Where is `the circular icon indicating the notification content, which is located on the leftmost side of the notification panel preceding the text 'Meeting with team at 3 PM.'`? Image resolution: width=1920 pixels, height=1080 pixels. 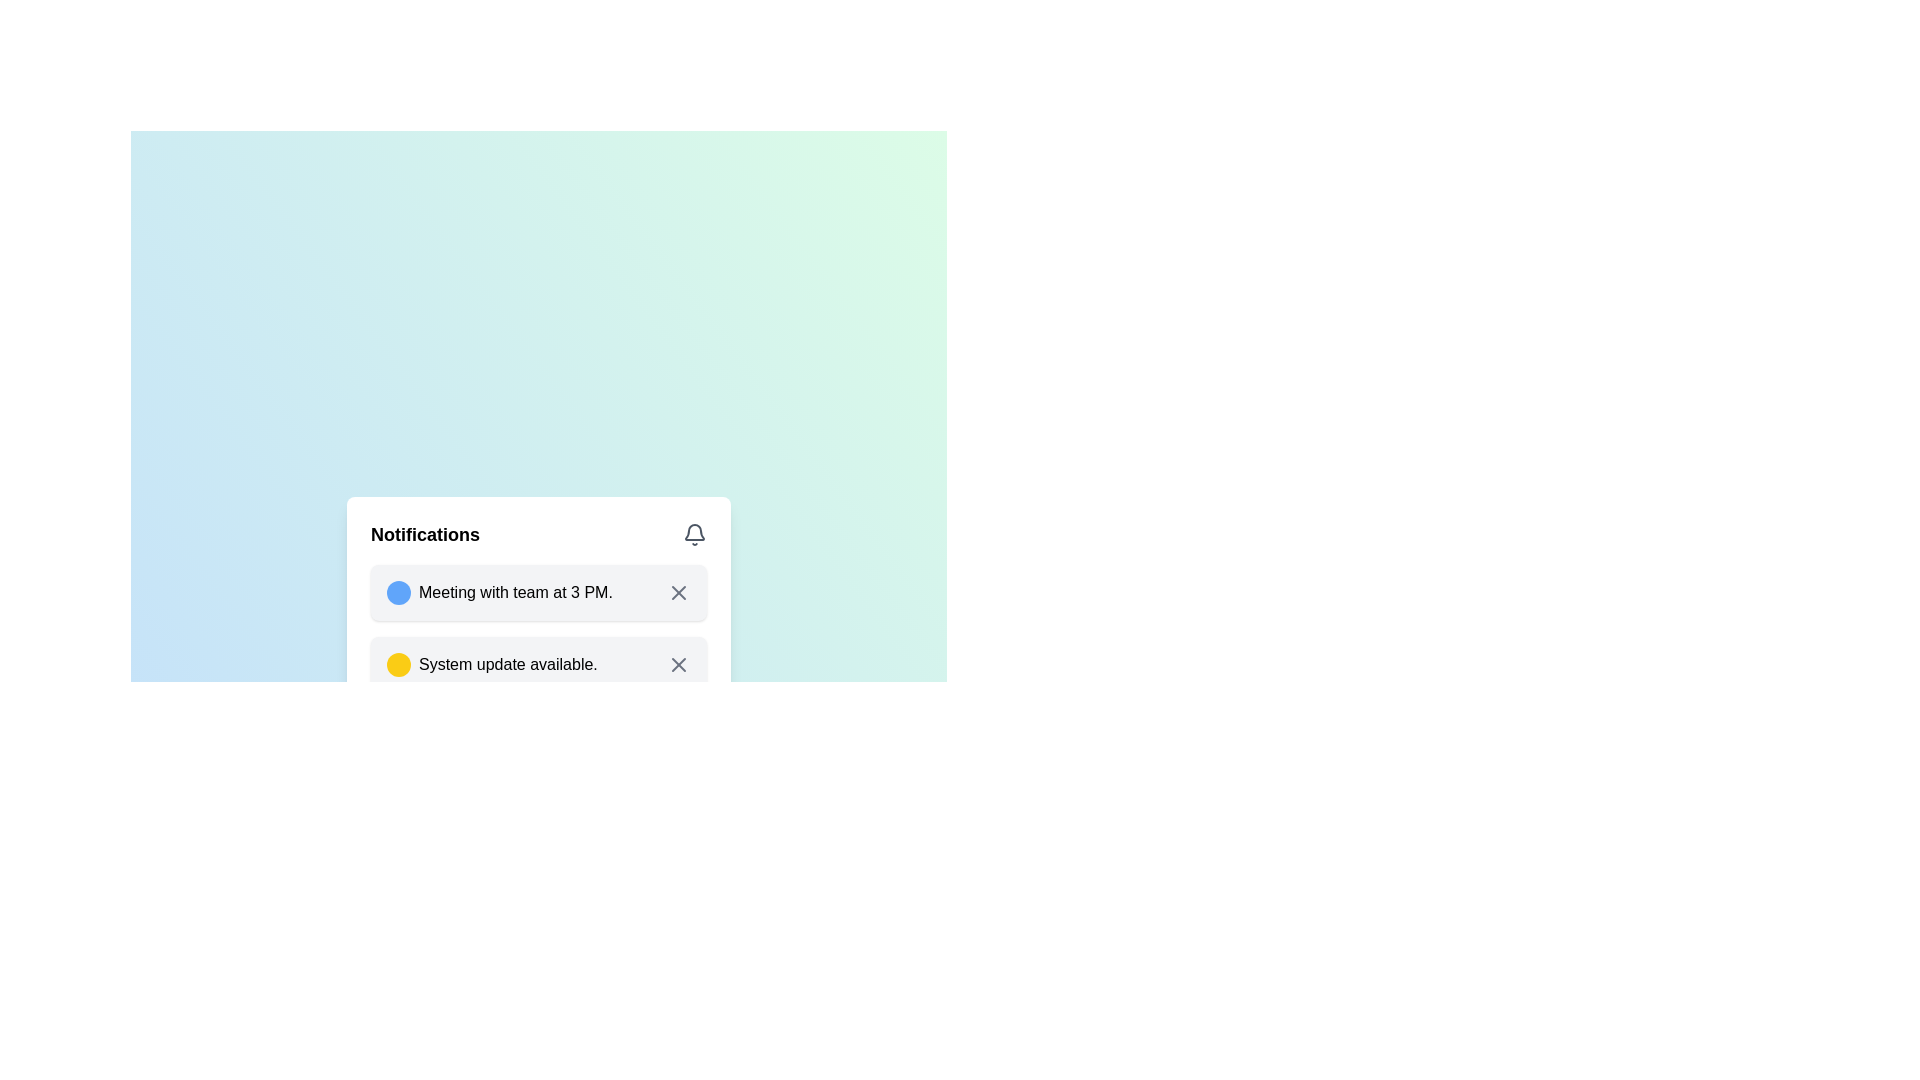
the circular icon indicating the notification content, which is located on the leftmost side of the notification panel preceding the text 'Meeting with team at 3 PM.' is located at coordinates (398, 592).